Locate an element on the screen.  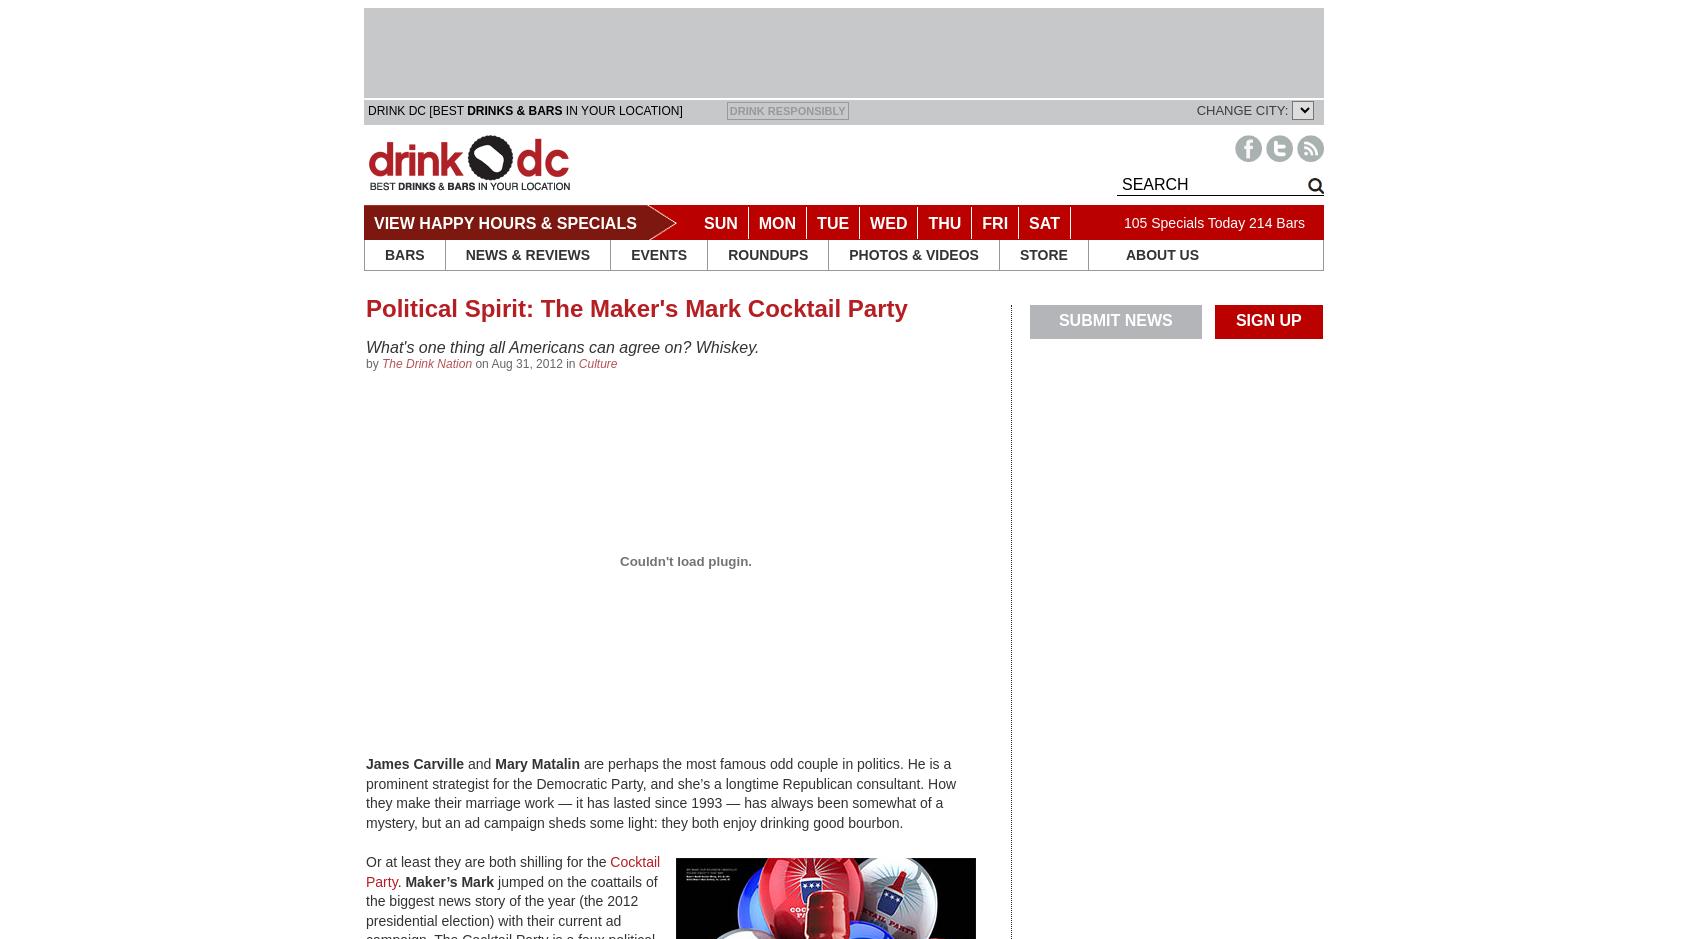
'IN YOUR LOCATION]' is located at coordinates (561, 109).